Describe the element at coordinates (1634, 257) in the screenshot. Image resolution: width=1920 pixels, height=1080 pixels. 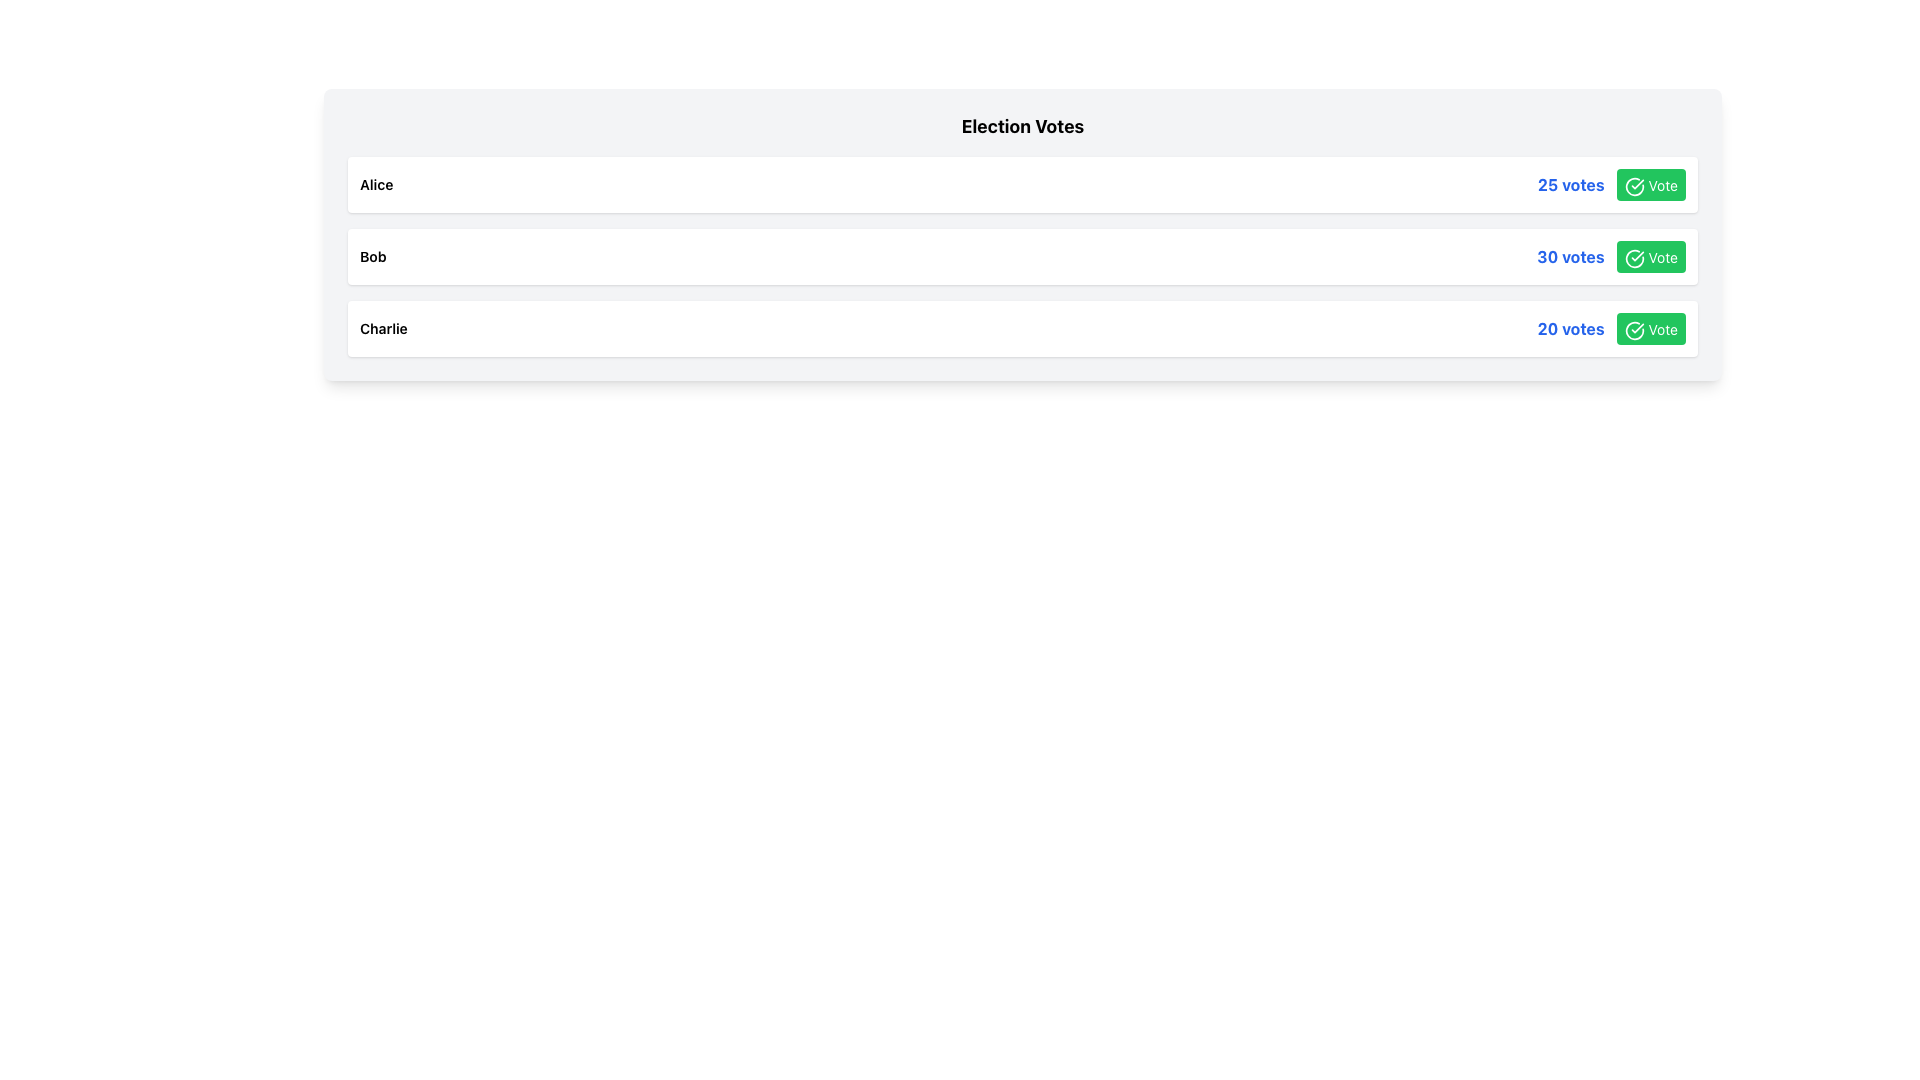
I see `the leftmost part of the checkmark icon located to the right of the 'Vote' button for 'Charlie' in the third row` at that location.